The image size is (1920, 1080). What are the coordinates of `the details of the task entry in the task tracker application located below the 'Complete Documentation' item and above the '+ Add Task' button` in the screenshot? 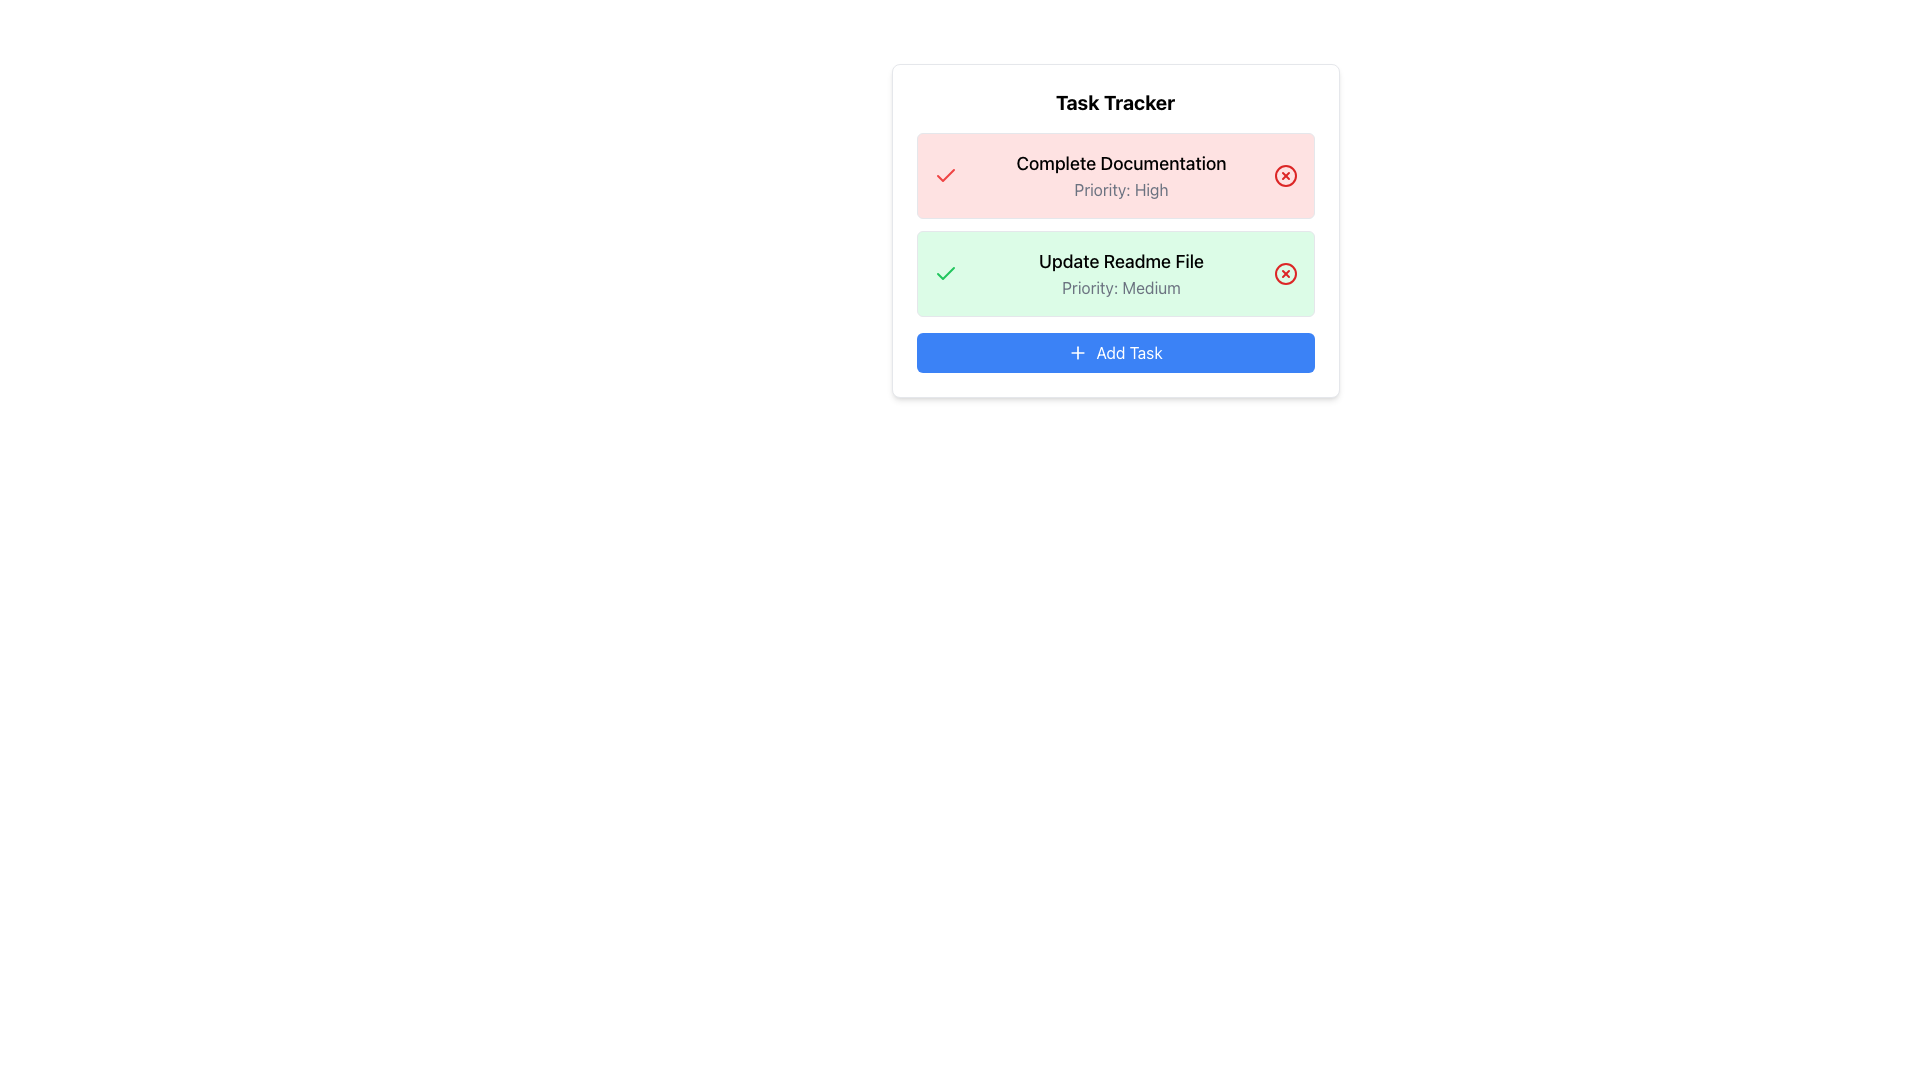 It's located at (1114, 273).